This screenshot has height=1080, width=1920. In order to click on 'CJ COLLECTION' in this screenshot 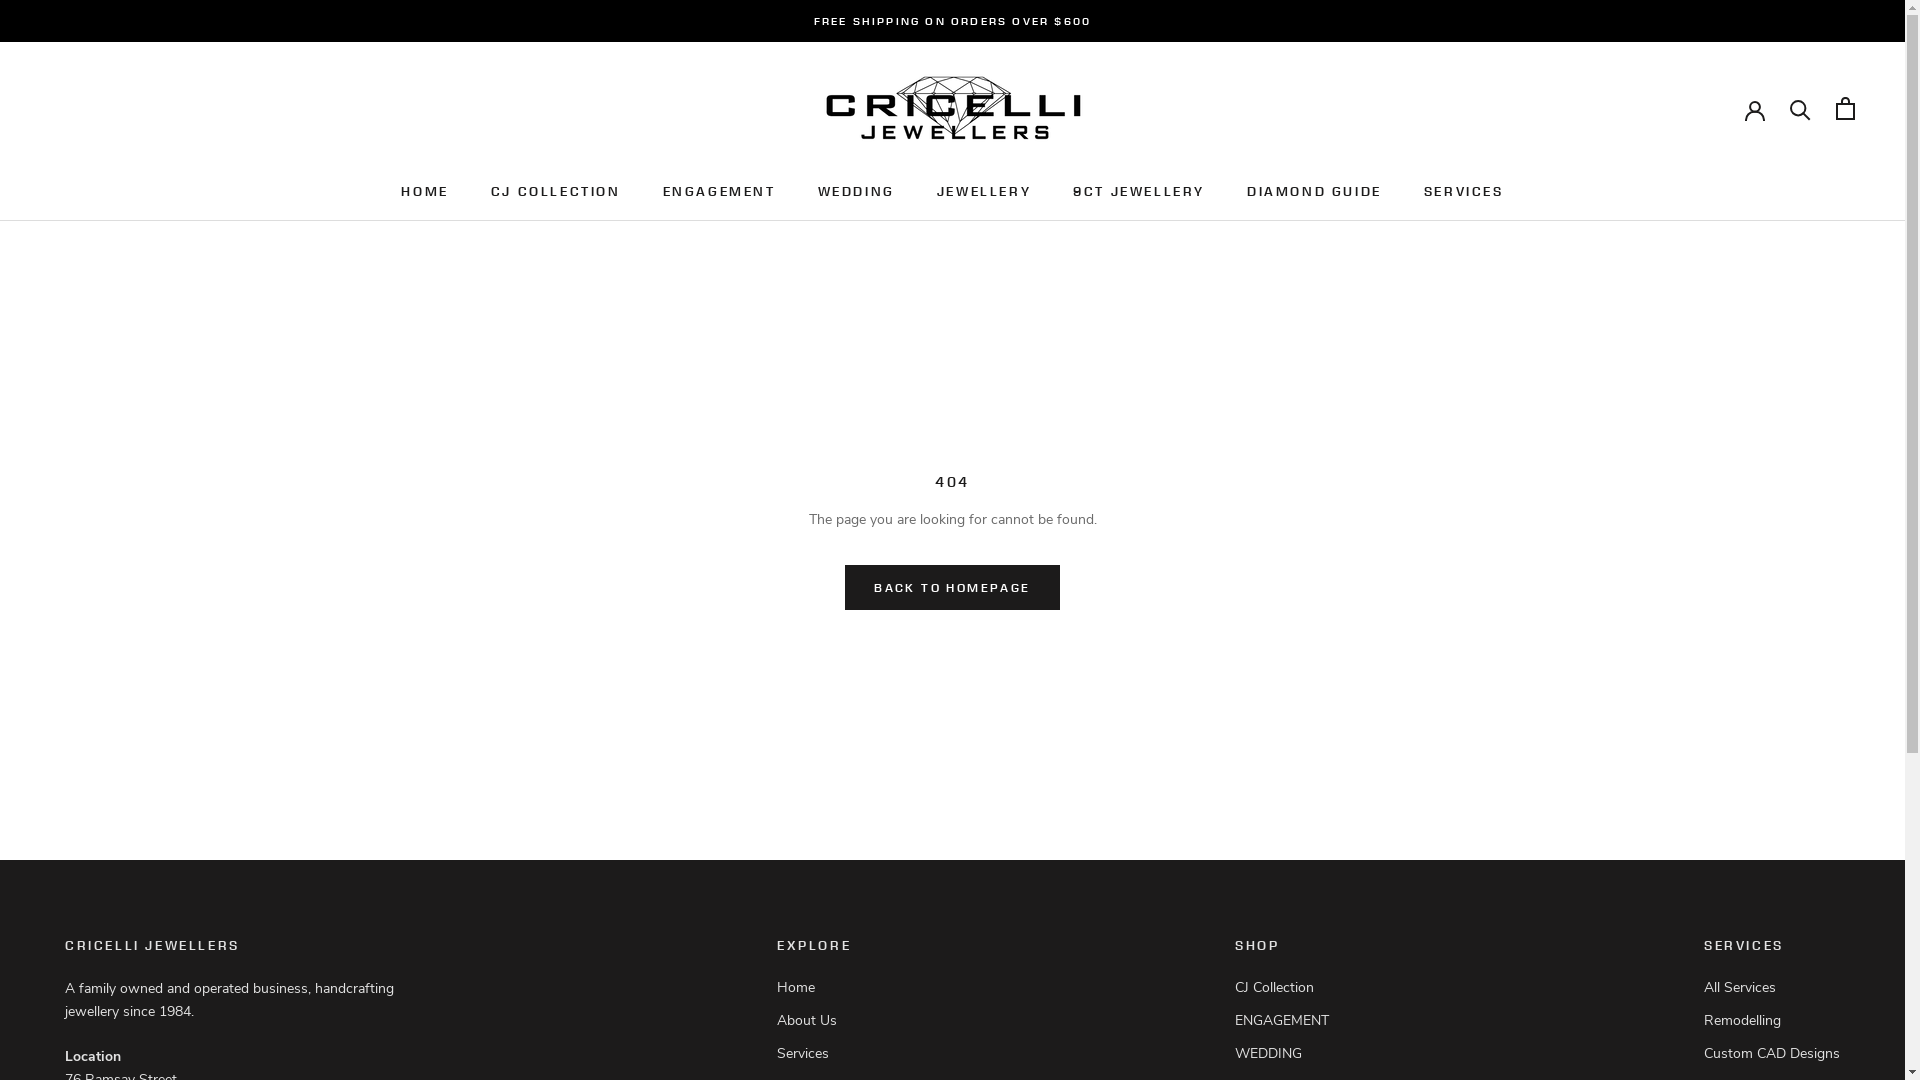, I will do `click(556, 191)`.